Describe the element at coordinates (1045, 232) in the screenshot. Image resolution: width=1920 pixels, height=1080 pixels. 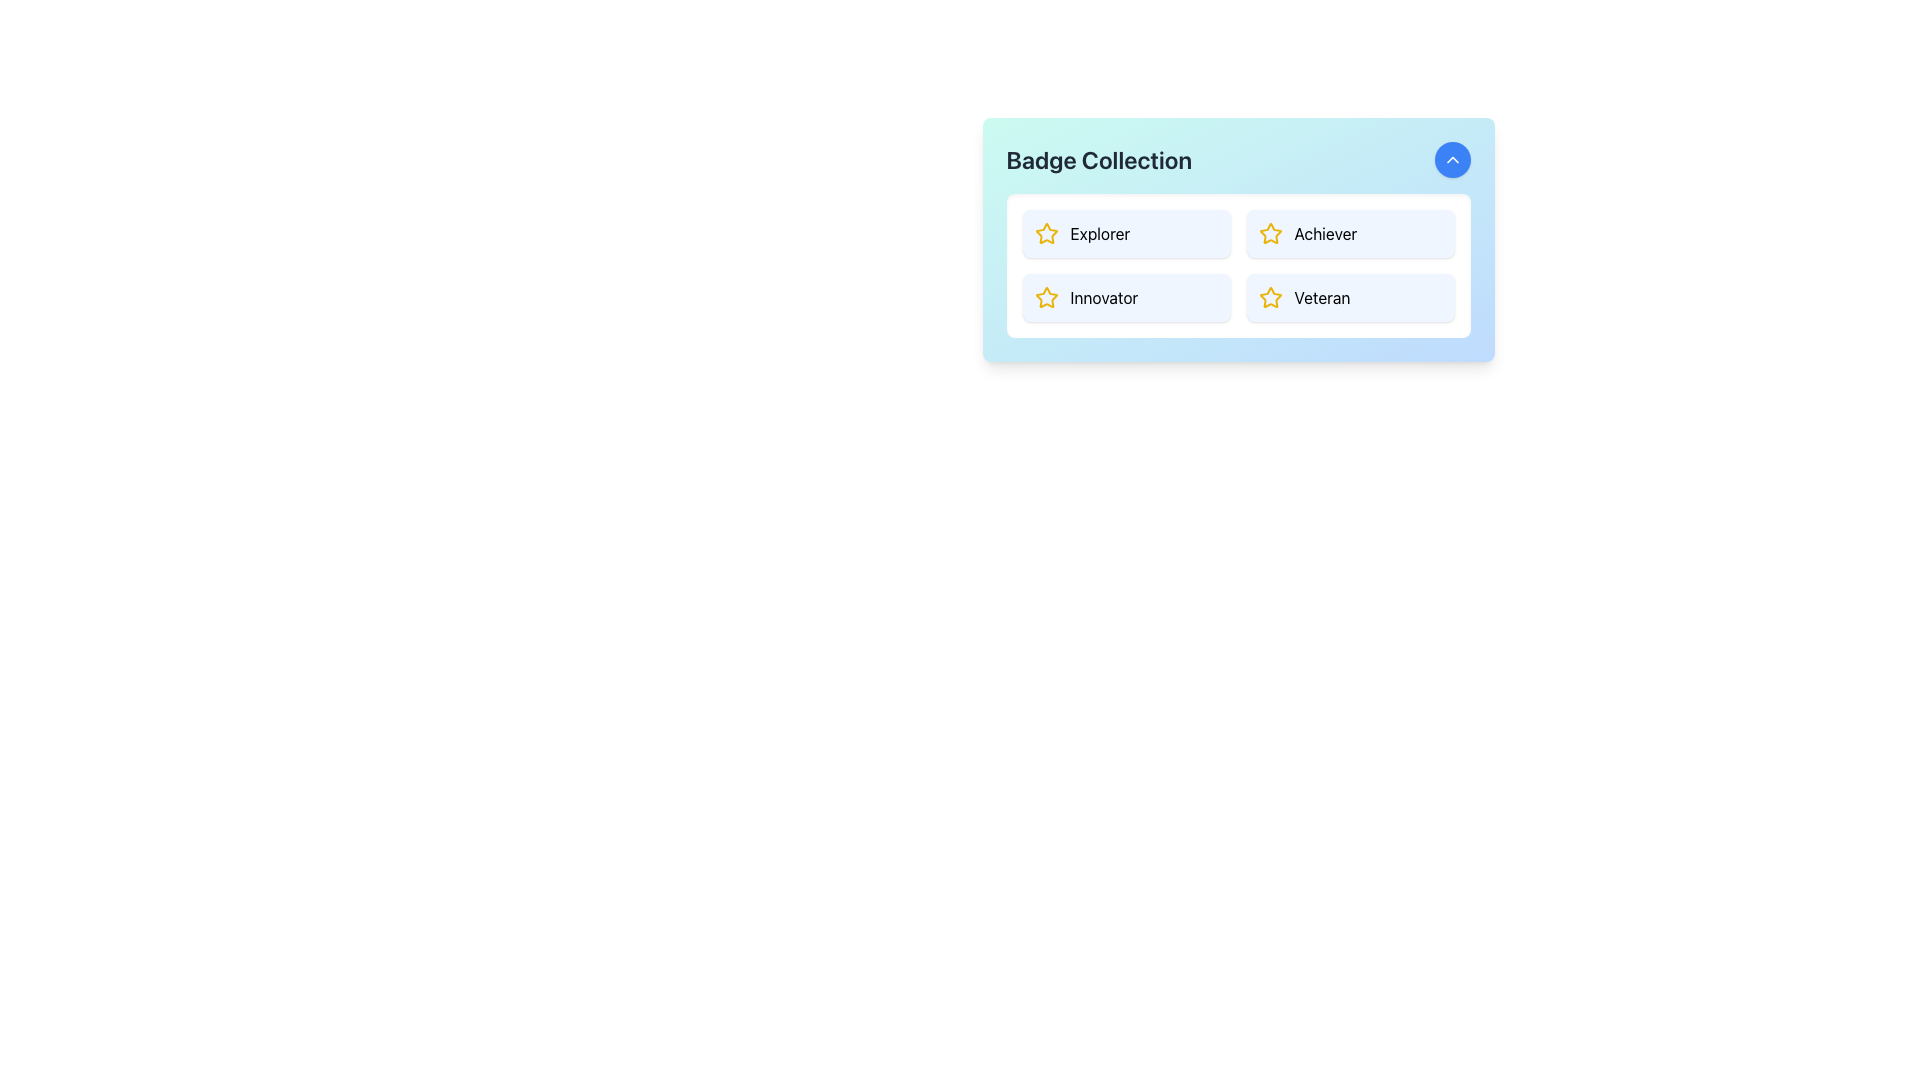
I see `the star icon representing the 'Explorer' badge located in the top-left corner of the grid under the 'Badge Collection' header` at that location.